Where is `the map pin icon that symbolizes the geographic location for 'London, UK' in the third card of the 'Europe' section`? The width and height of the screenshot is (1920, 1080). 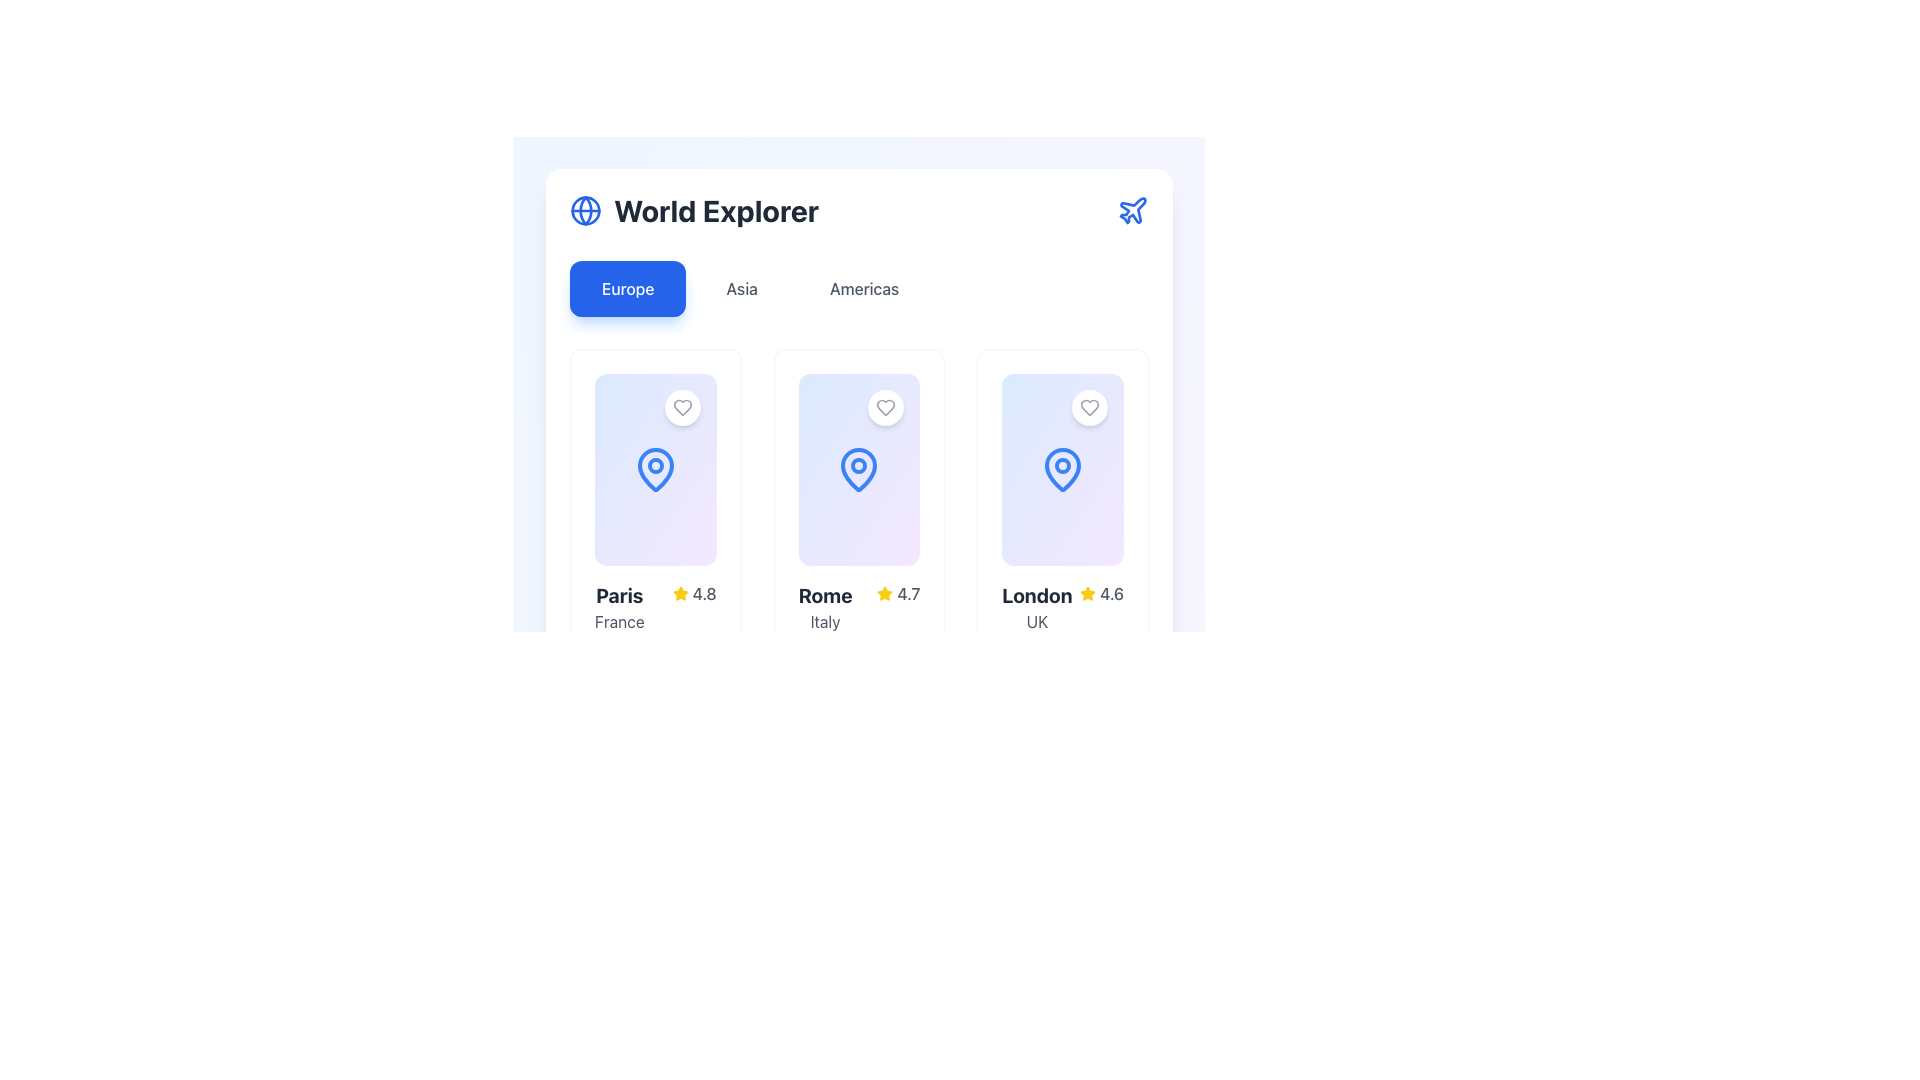 the map pin icon that symbolizes the geographic location for 'London, UK' in the third card of the 'Europe' section is located at coordinates (1062, 470).